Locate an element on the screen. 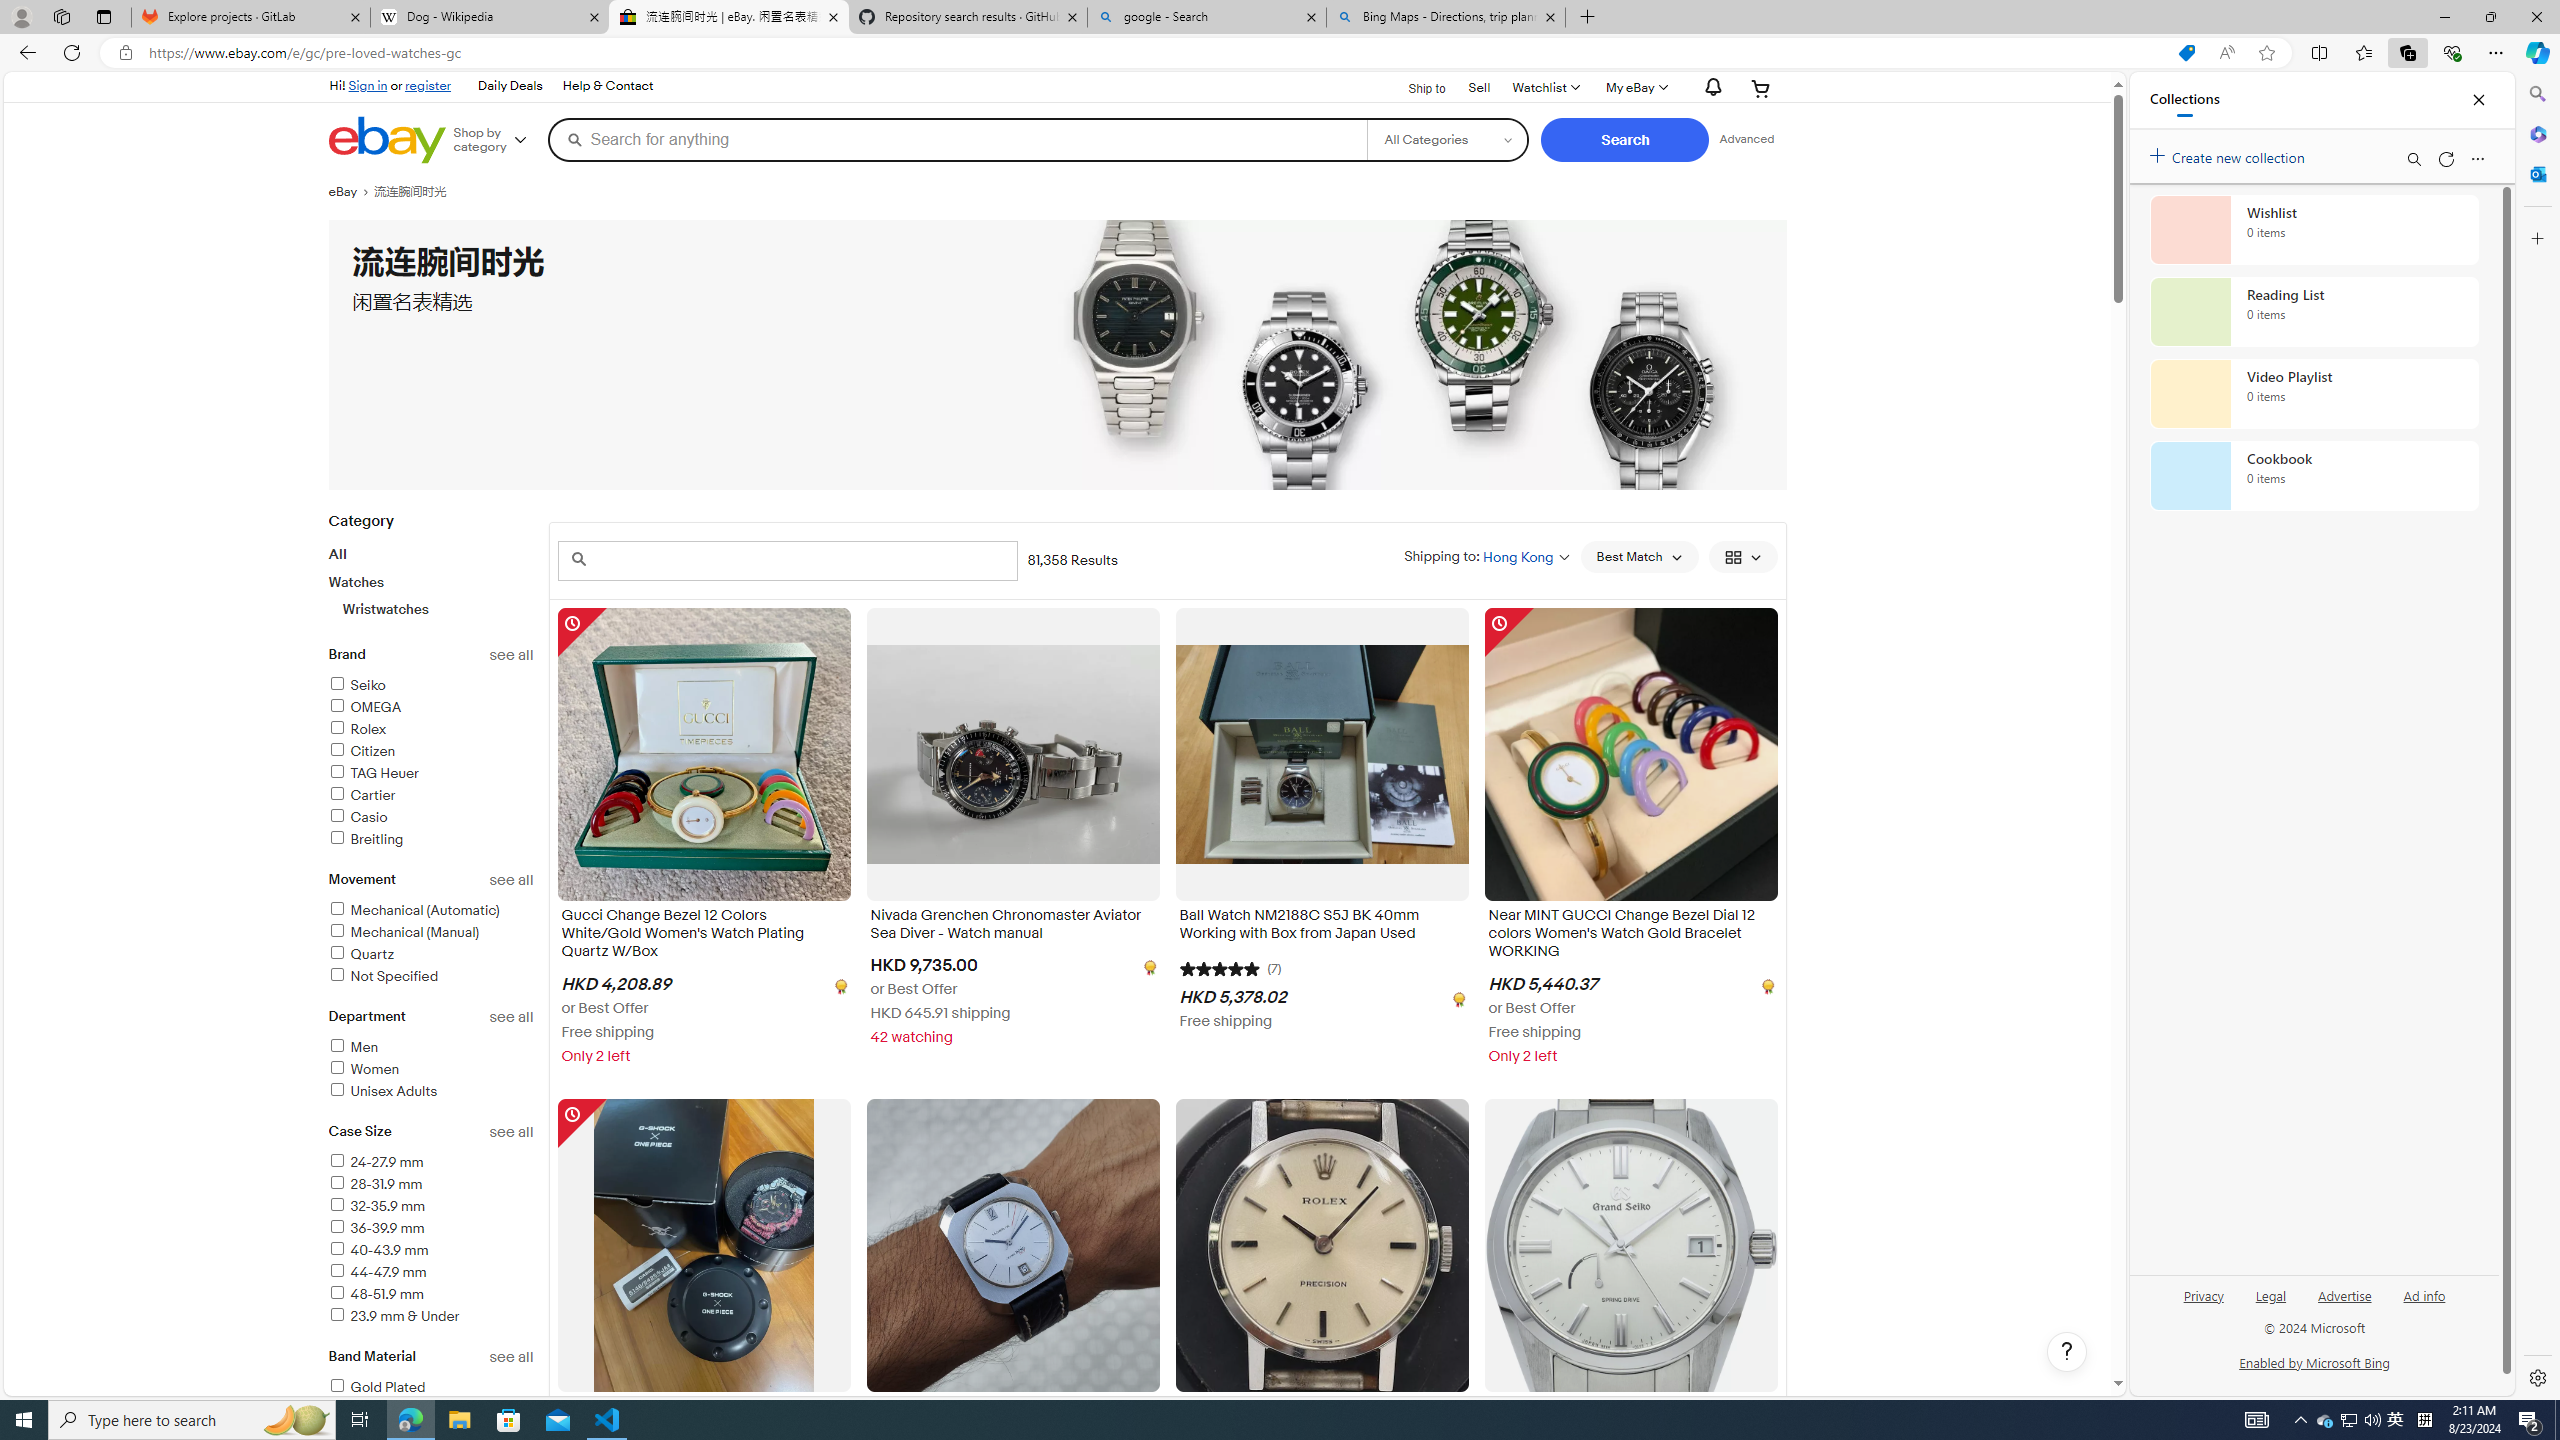 Image resolution: width=2560 pixels, height=1440 pixels. 'Shipping to: Hong Kong' is located at coordinates (1487, 555).